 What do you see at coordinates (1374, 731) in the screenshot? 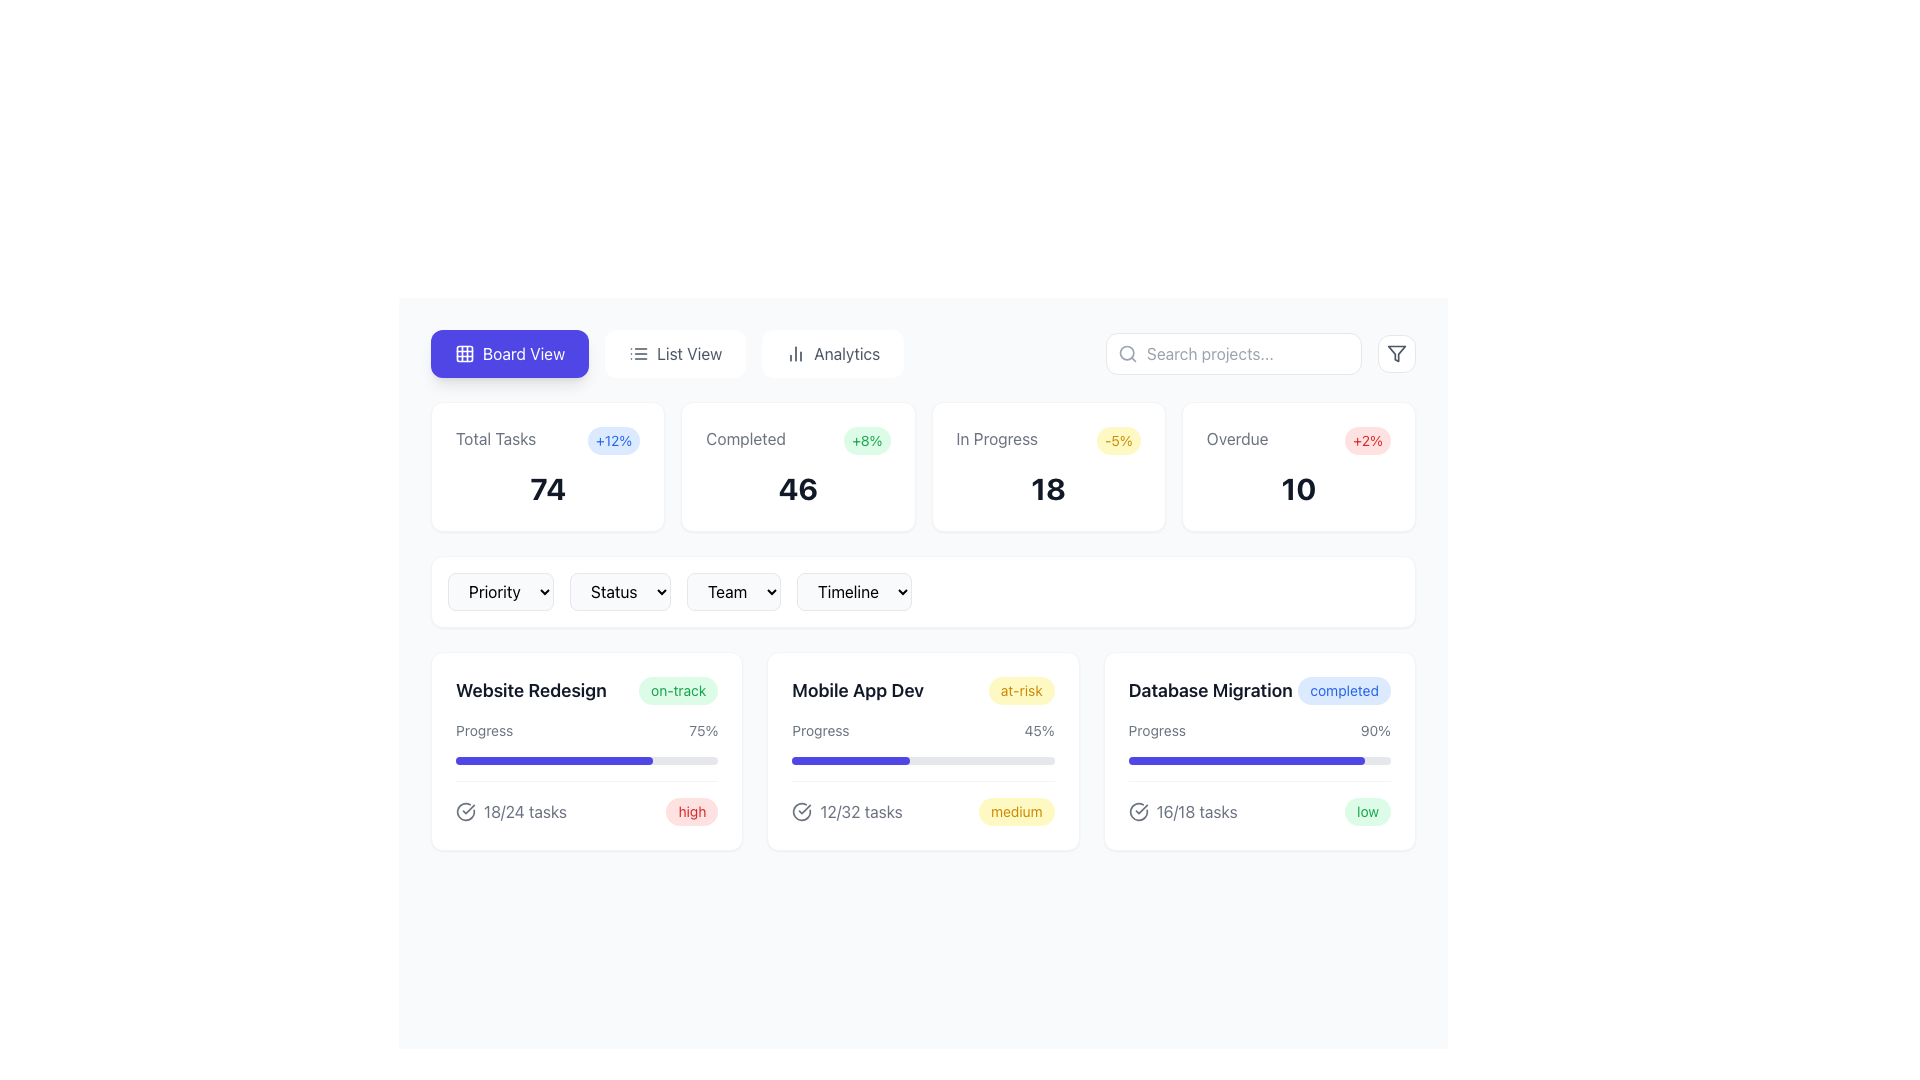
I see `the '90%' text label, which is styled in bold gray font and serves as a percentage indicator in the 'Database Migration' card` at bounding box center [1374, 731].